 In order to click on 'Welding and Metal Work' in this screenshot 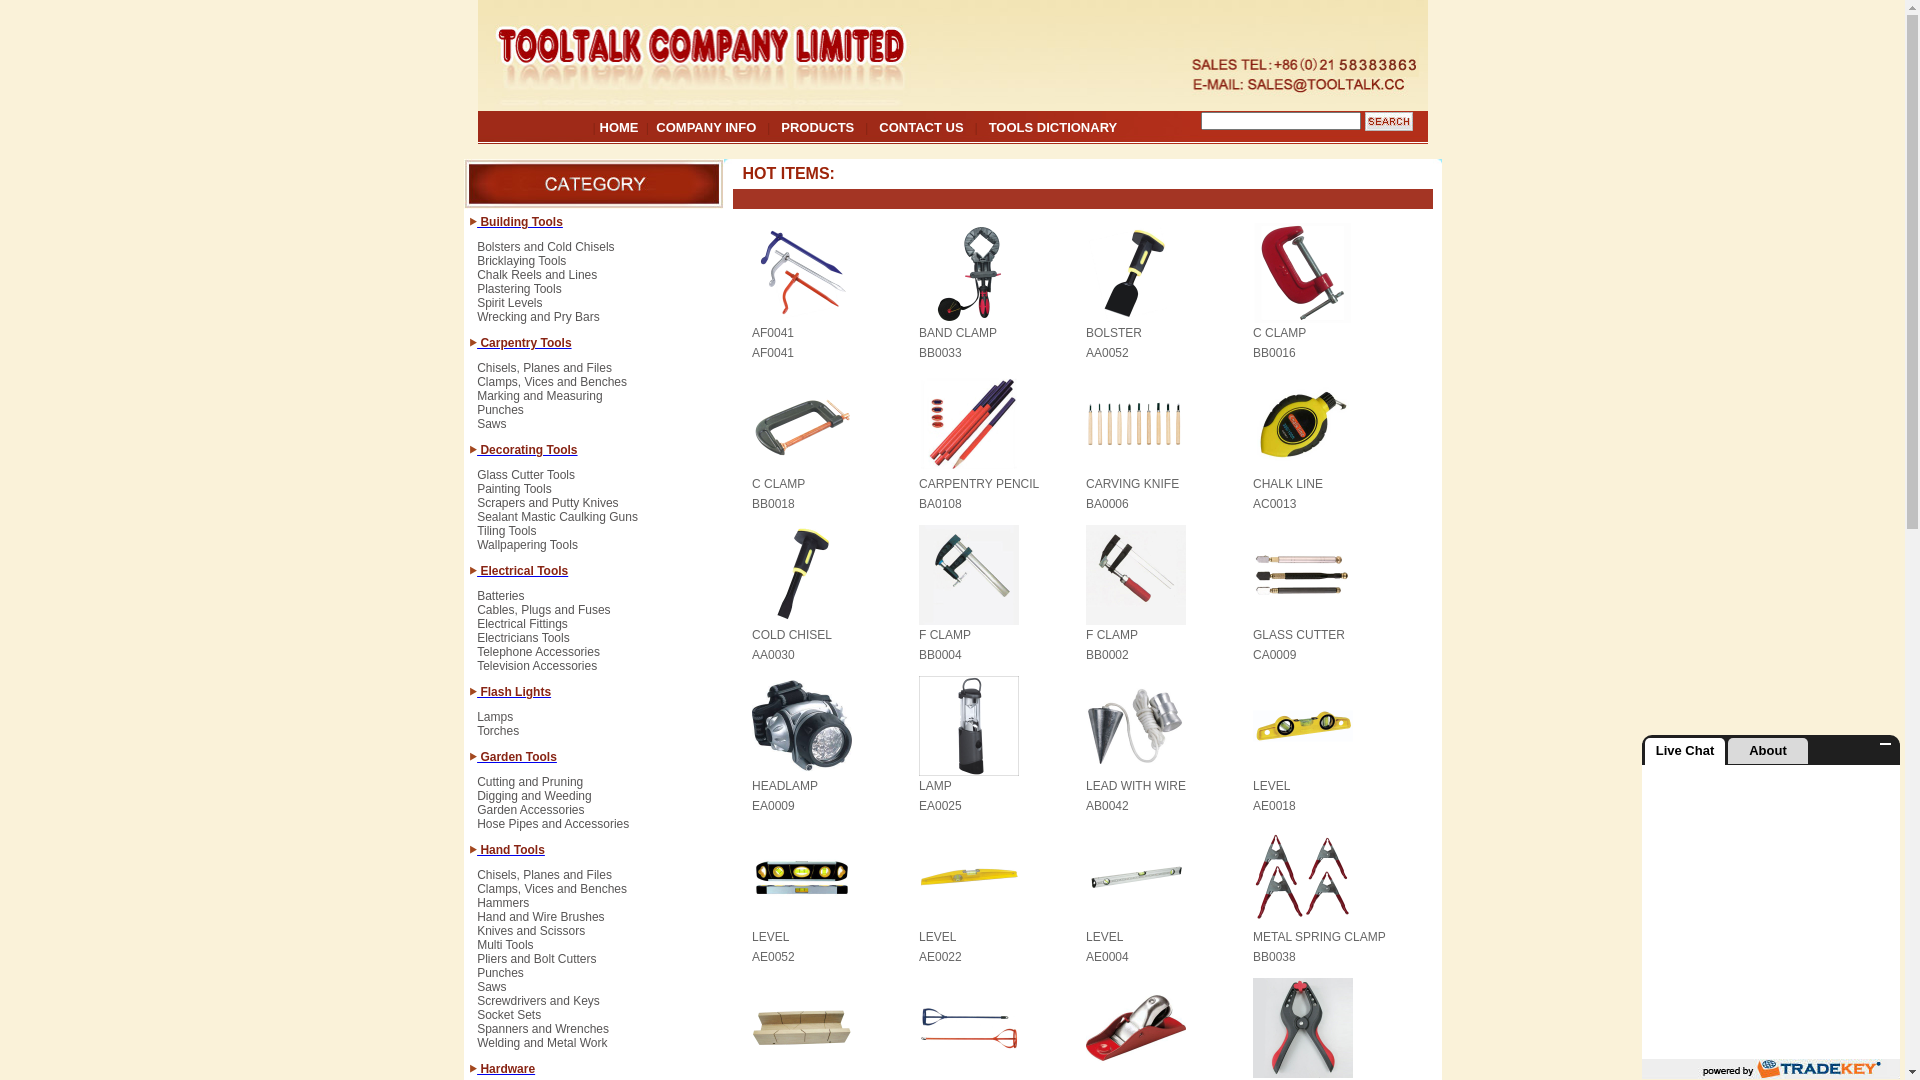, I will do `click(542, 1041)`.